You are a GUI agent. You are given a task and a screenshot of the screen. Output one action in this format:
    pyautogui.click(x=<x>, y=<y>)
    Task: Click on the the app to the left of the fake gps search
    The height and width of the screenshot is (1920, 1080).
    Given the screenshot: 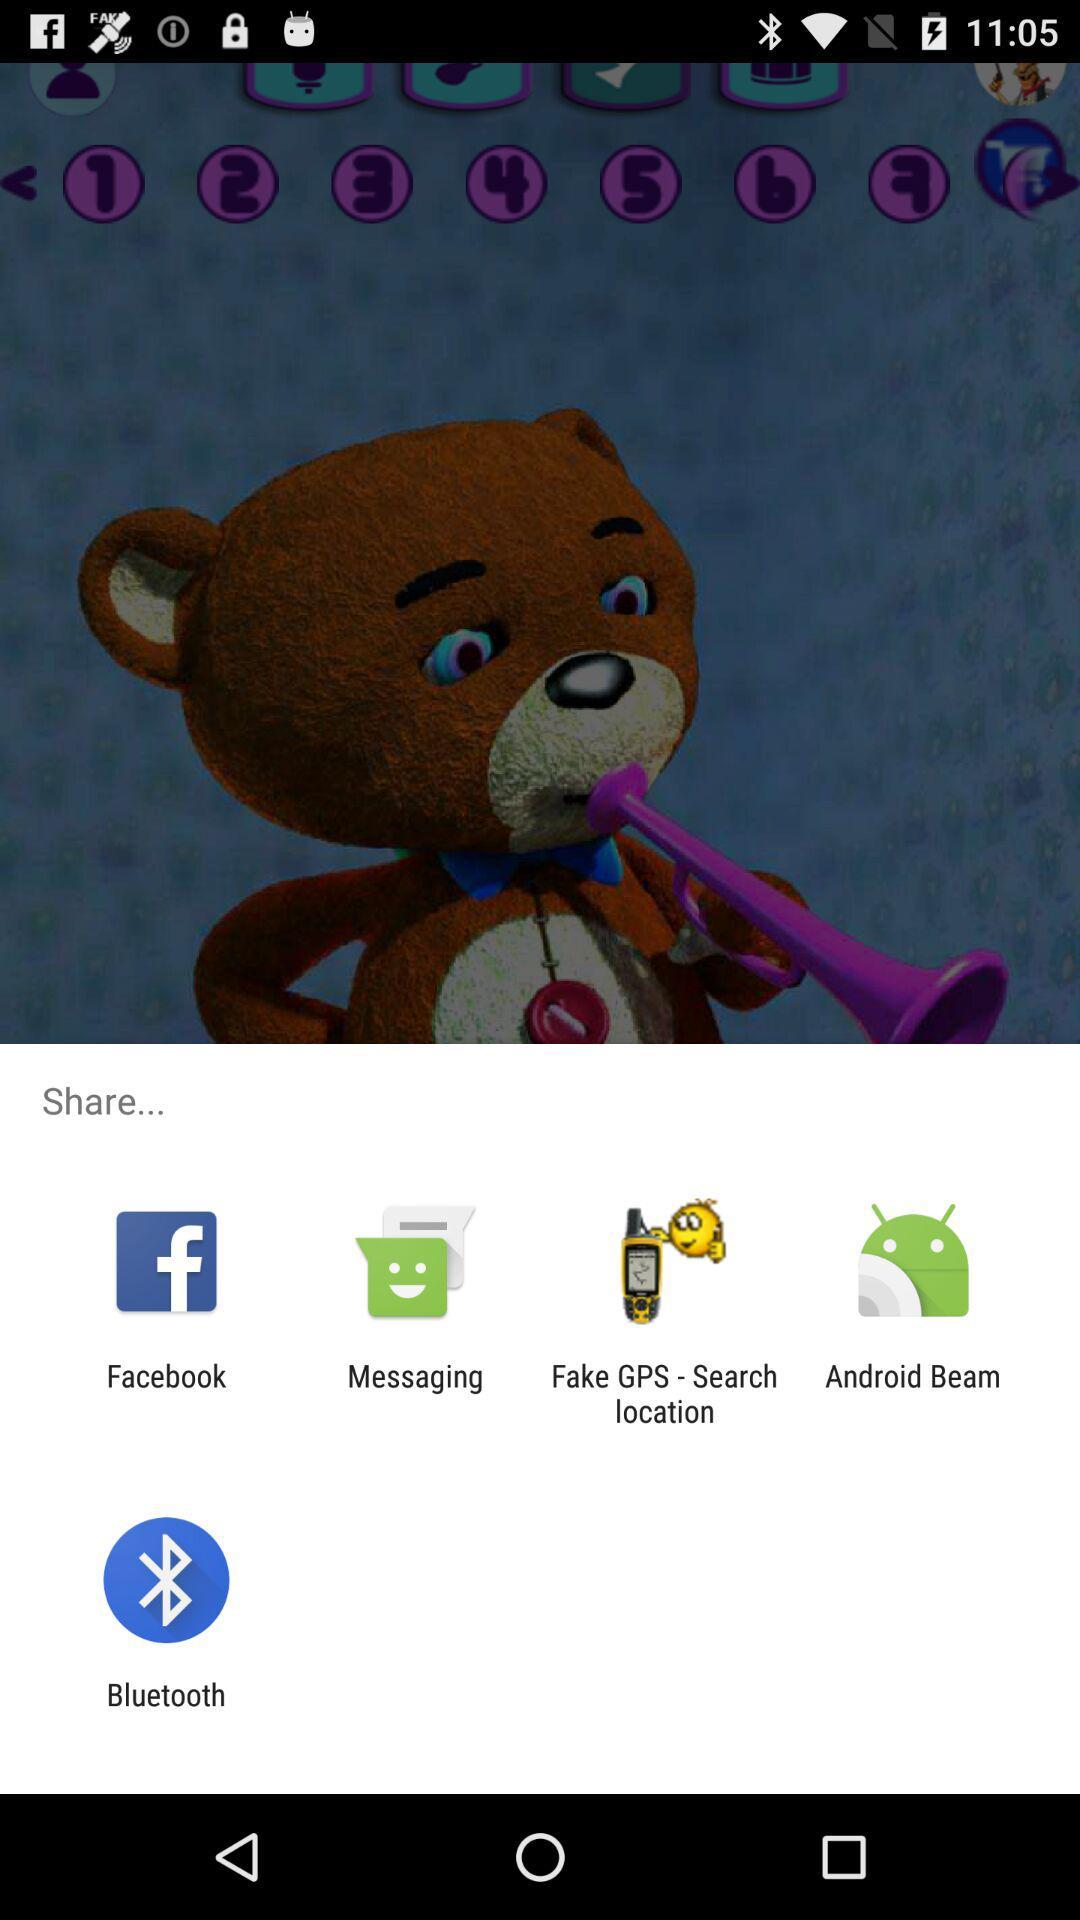 What is the action you would take?
    pyautogui.click(x=414, y=1392)
    